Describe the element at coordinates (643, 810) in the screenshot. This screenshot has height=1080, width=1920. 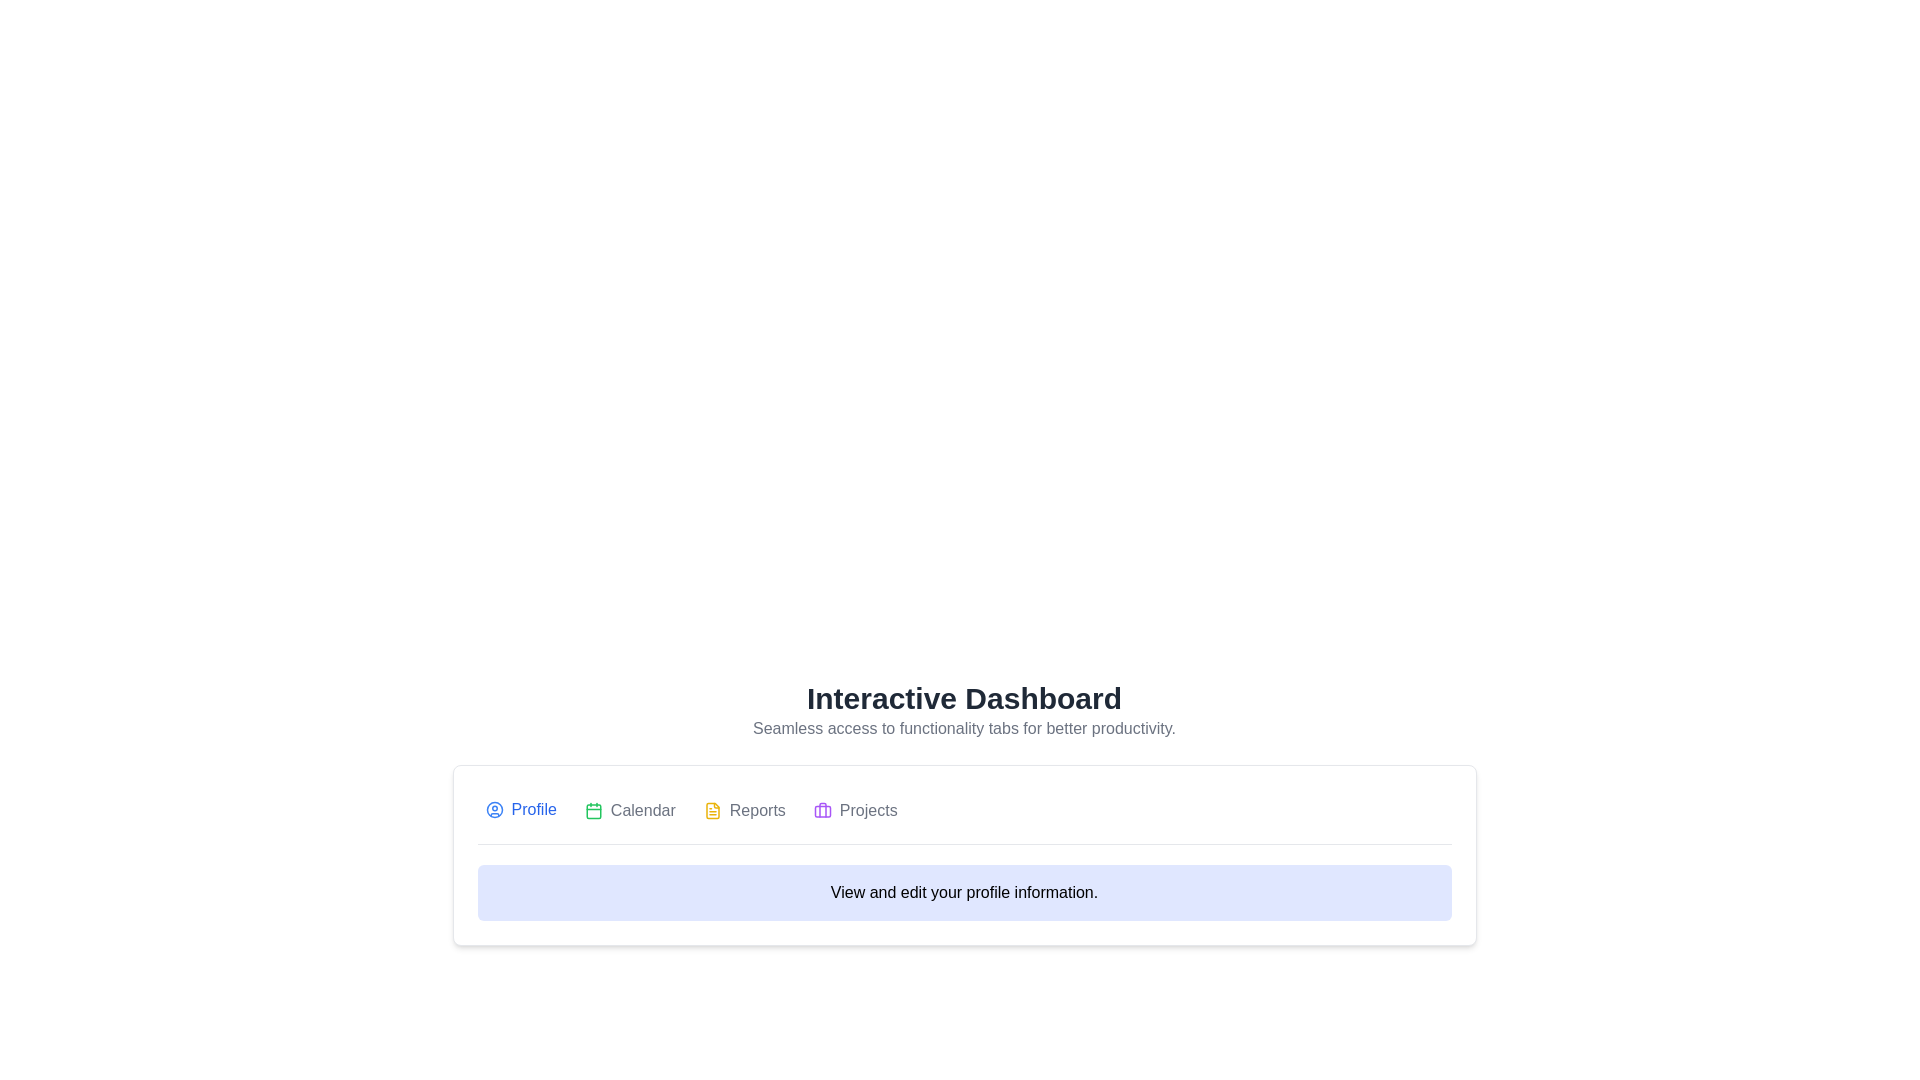
I see `the 'Calendar' text label in the horizontal navigation menu, located between the 'Profile' and 'Reports' labels` at that location.